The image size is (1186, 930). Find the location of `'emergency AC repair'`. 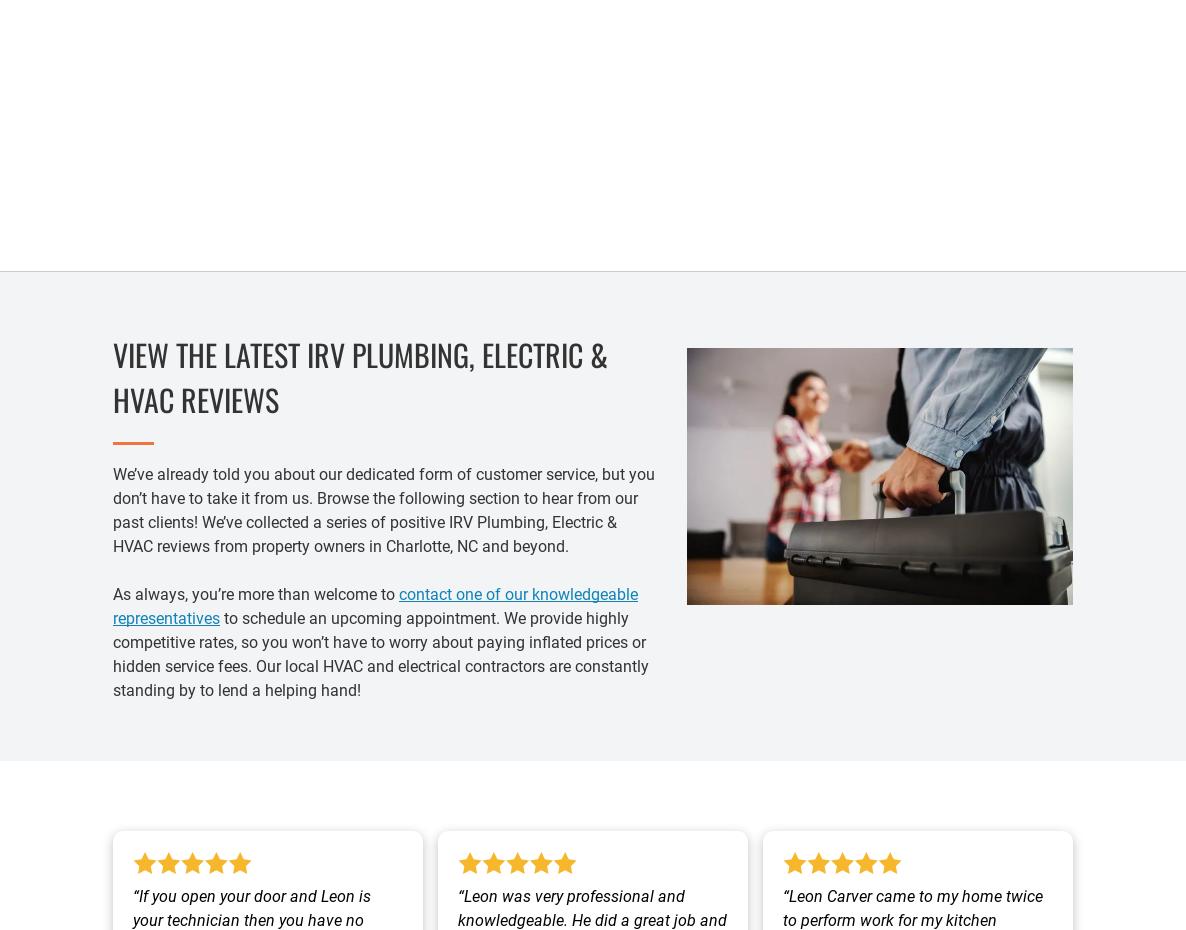

'emergency AC repair' is located at coordinates (542, 171).